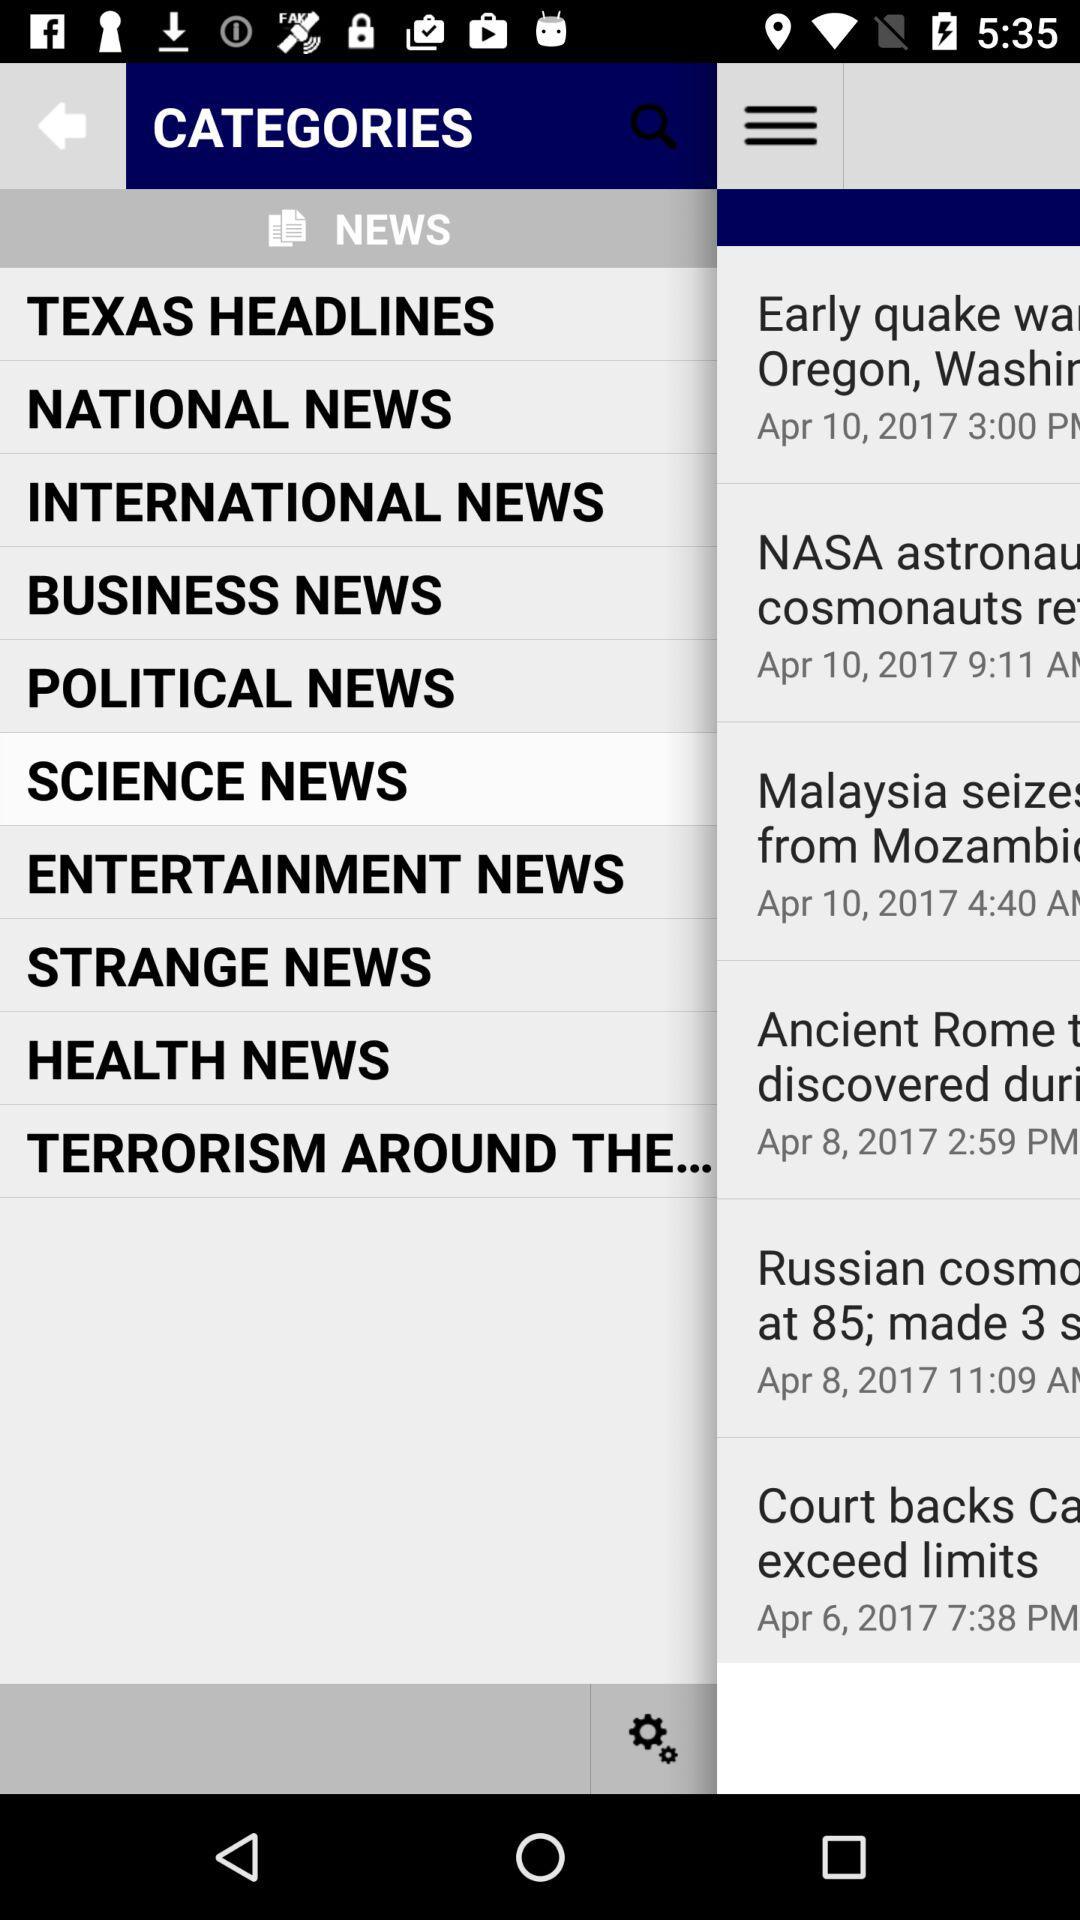  I want to click on malaysia seizes 18, so click(918, 817).